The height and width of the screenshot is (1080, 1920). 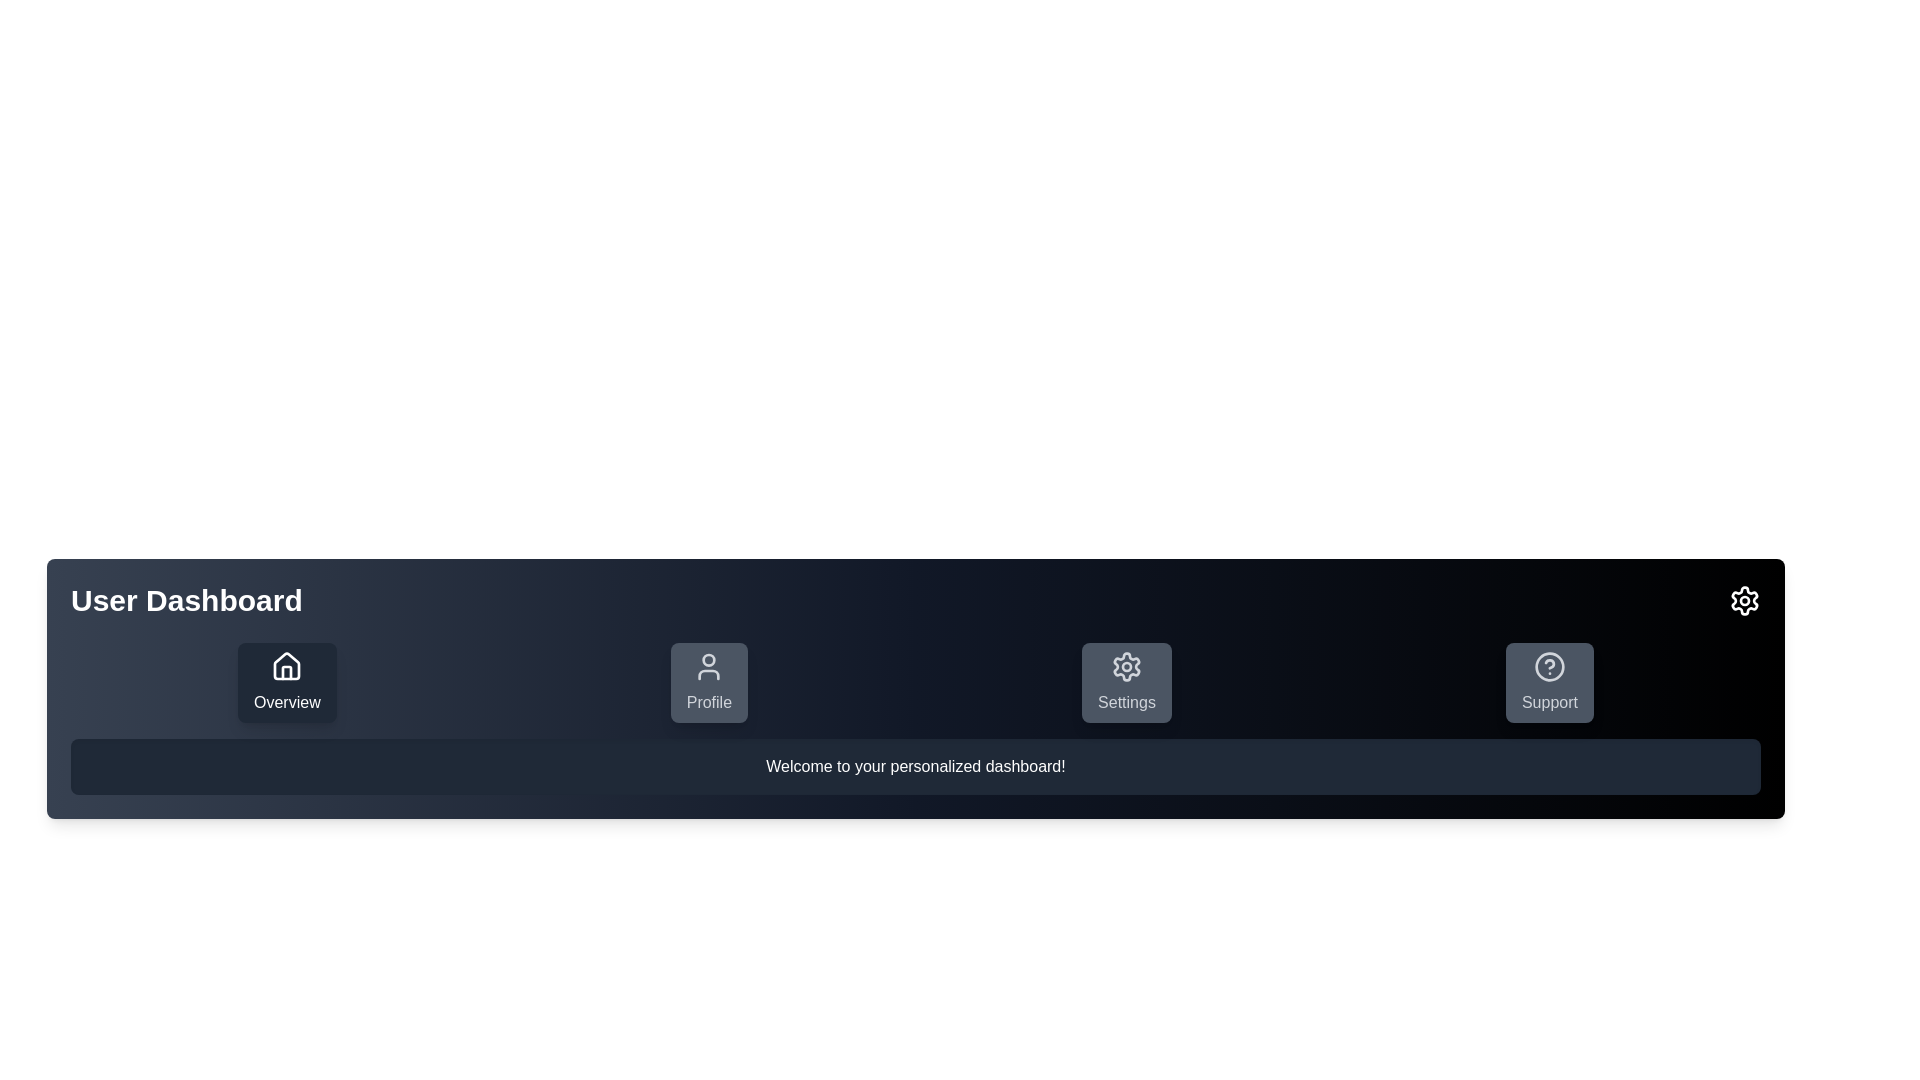 What do you see at coordinates (1549, 667) in the screenshot?
I see `the support icon, which is a circle with a question mark inside, located within the 'Support' button in the bottom-right corner of the interface` at bounding box center [1549, 667].